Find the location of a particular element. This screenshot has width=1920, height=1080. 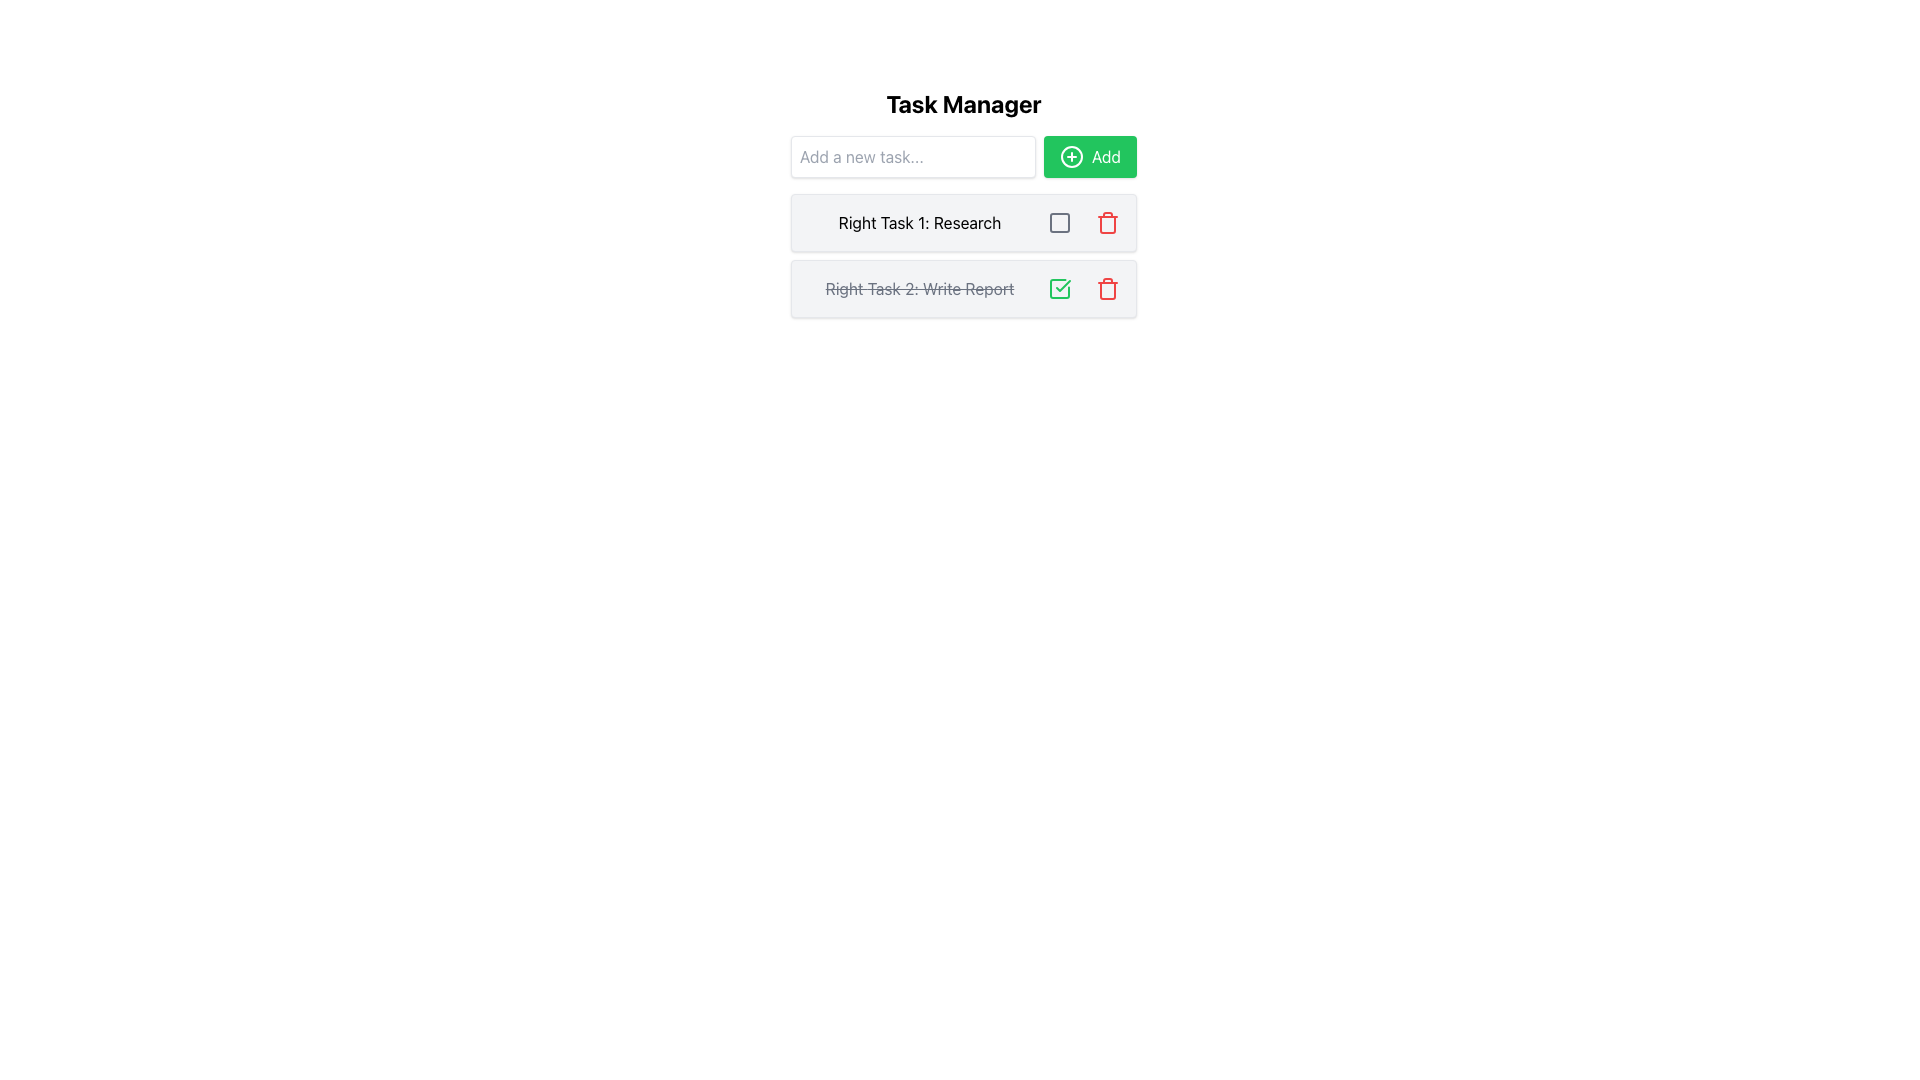

the static Text Label that conveys the title or description of a task, positioned to the leftmost side within the Task Manager interface is located at coordinates (919, 223).